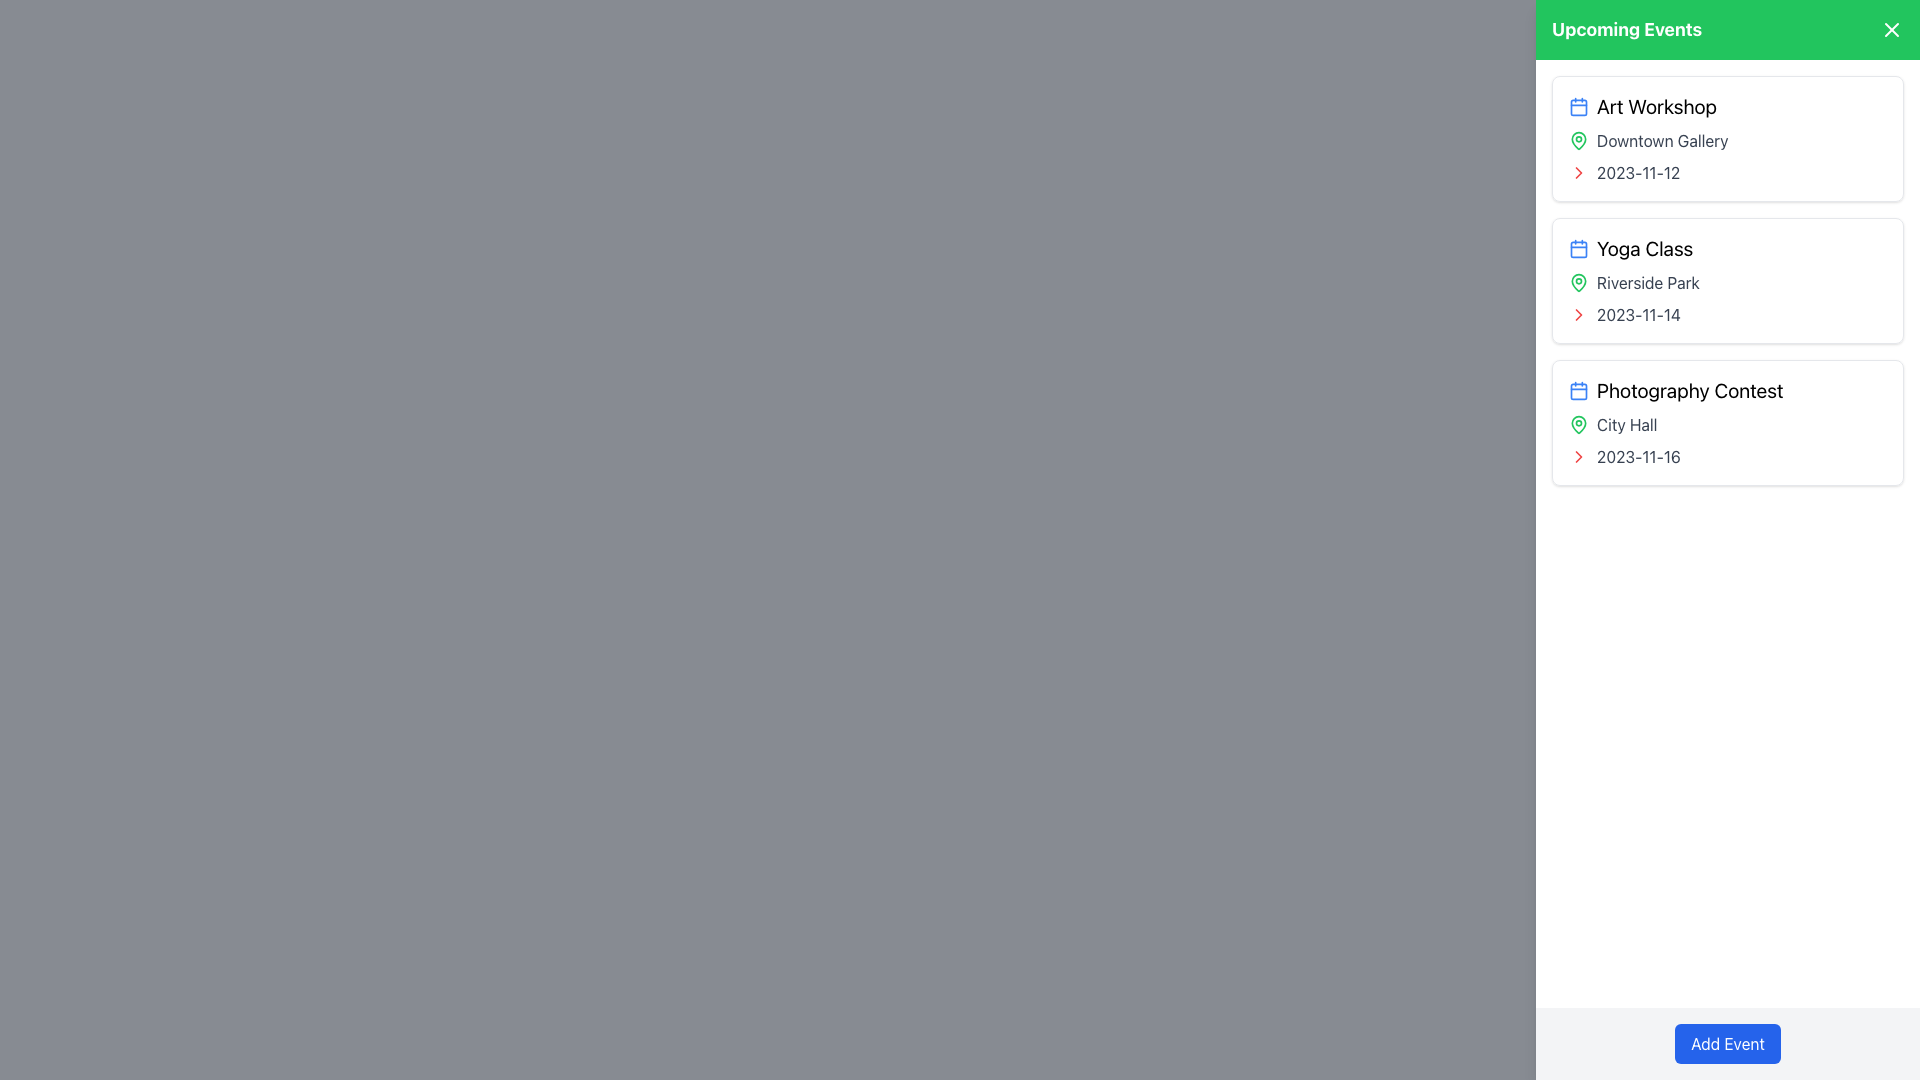 Image resolution: width=1920 pixels, height=1080 pixels. What do you see at coordinates (1578, 282) in the screenshot?
I see `the map pin icon with a green outline next to the text 'Riverside Park'` at bounding box center [1578, 282].